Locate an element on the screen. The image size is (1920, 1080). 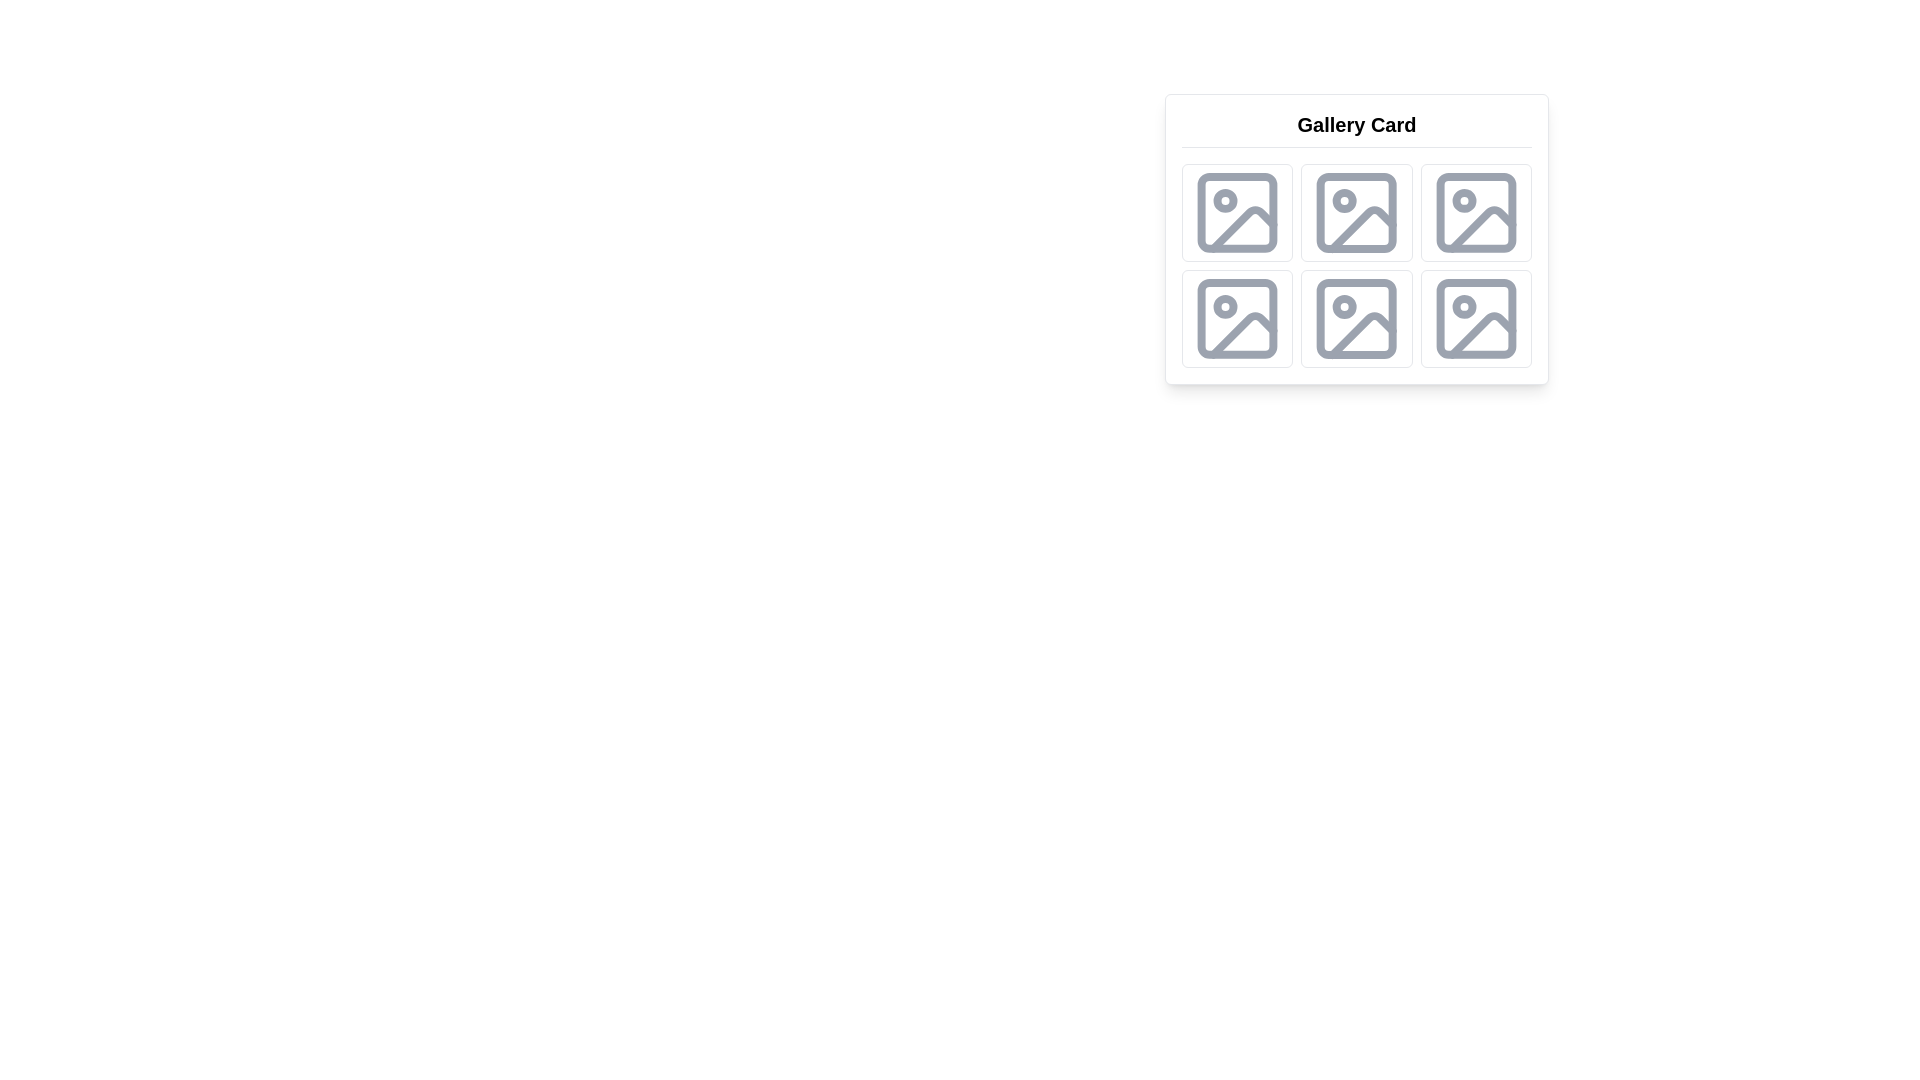
the black text label reading 'Gallery Card' at the top of the card interface is located at coordinates (1357, 129).